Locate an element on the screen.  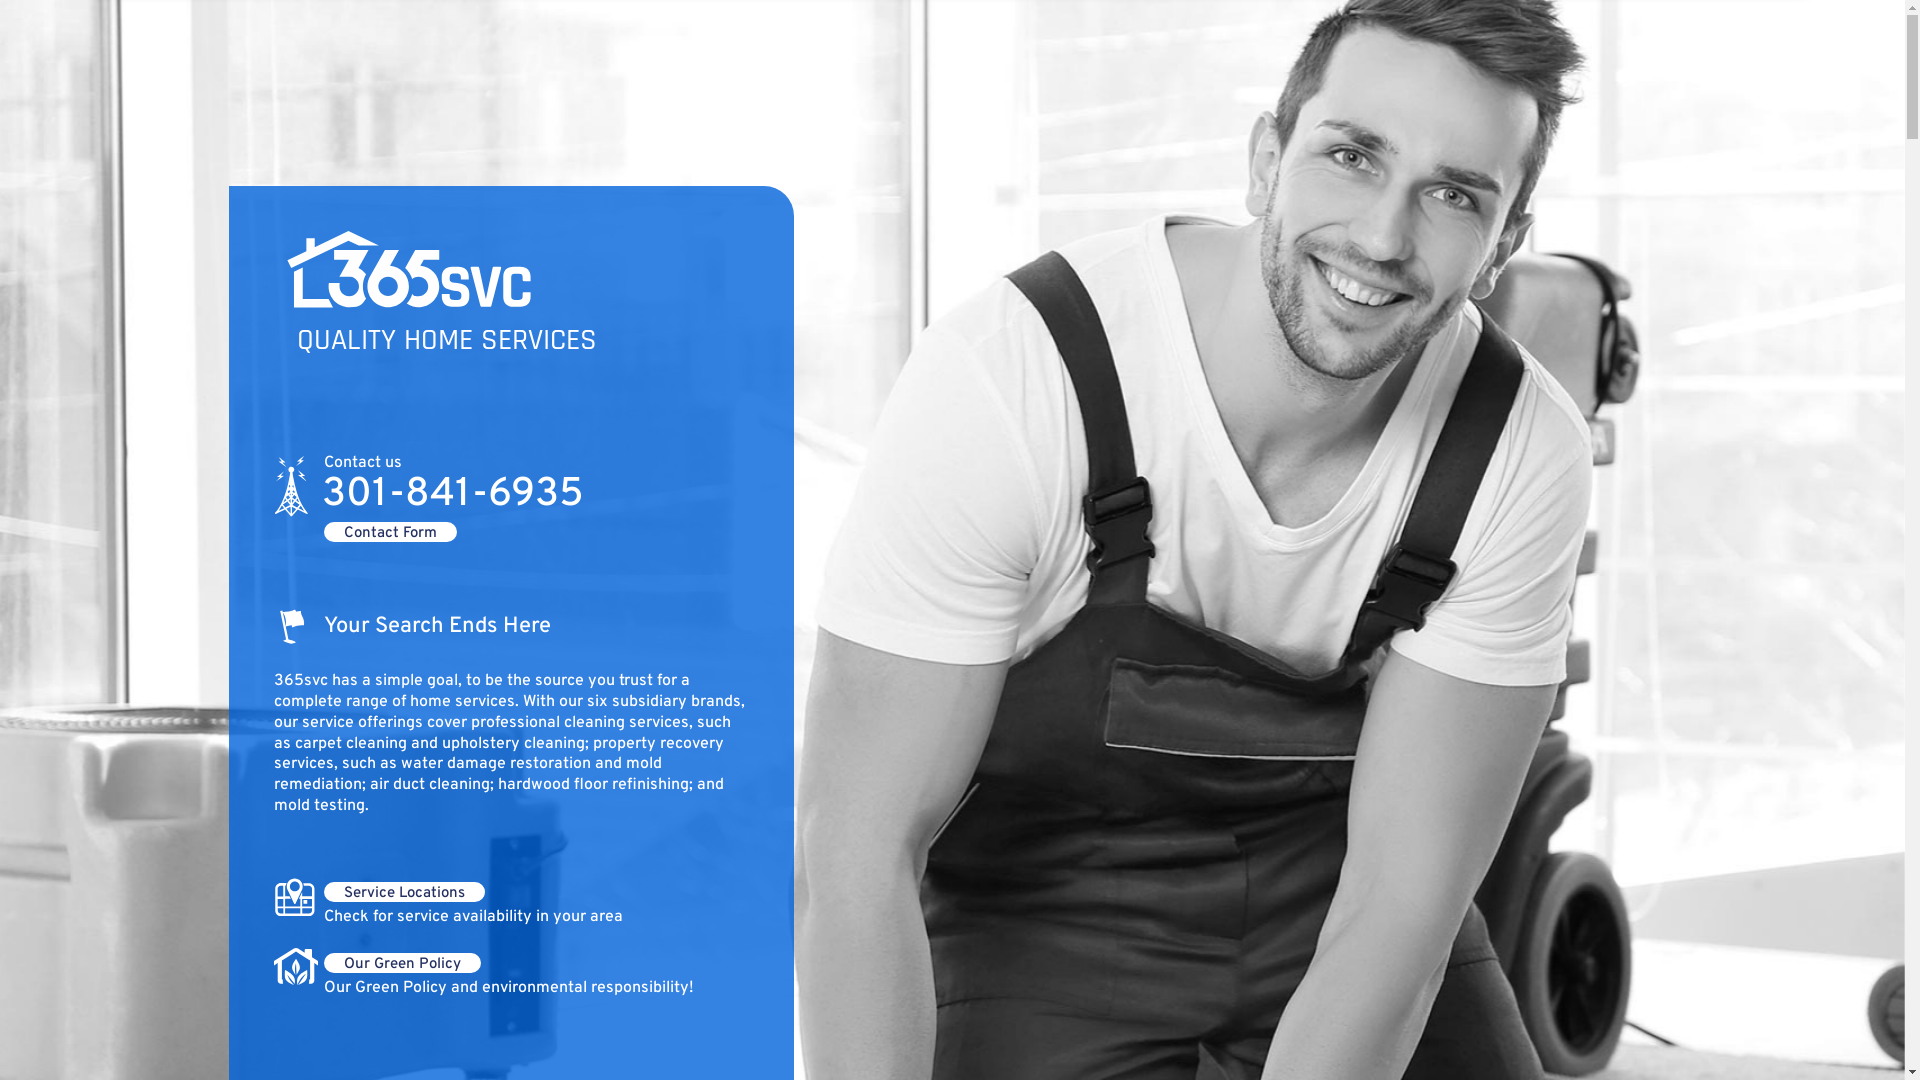
'301-841-6935' is located at coordinates (451, 494).